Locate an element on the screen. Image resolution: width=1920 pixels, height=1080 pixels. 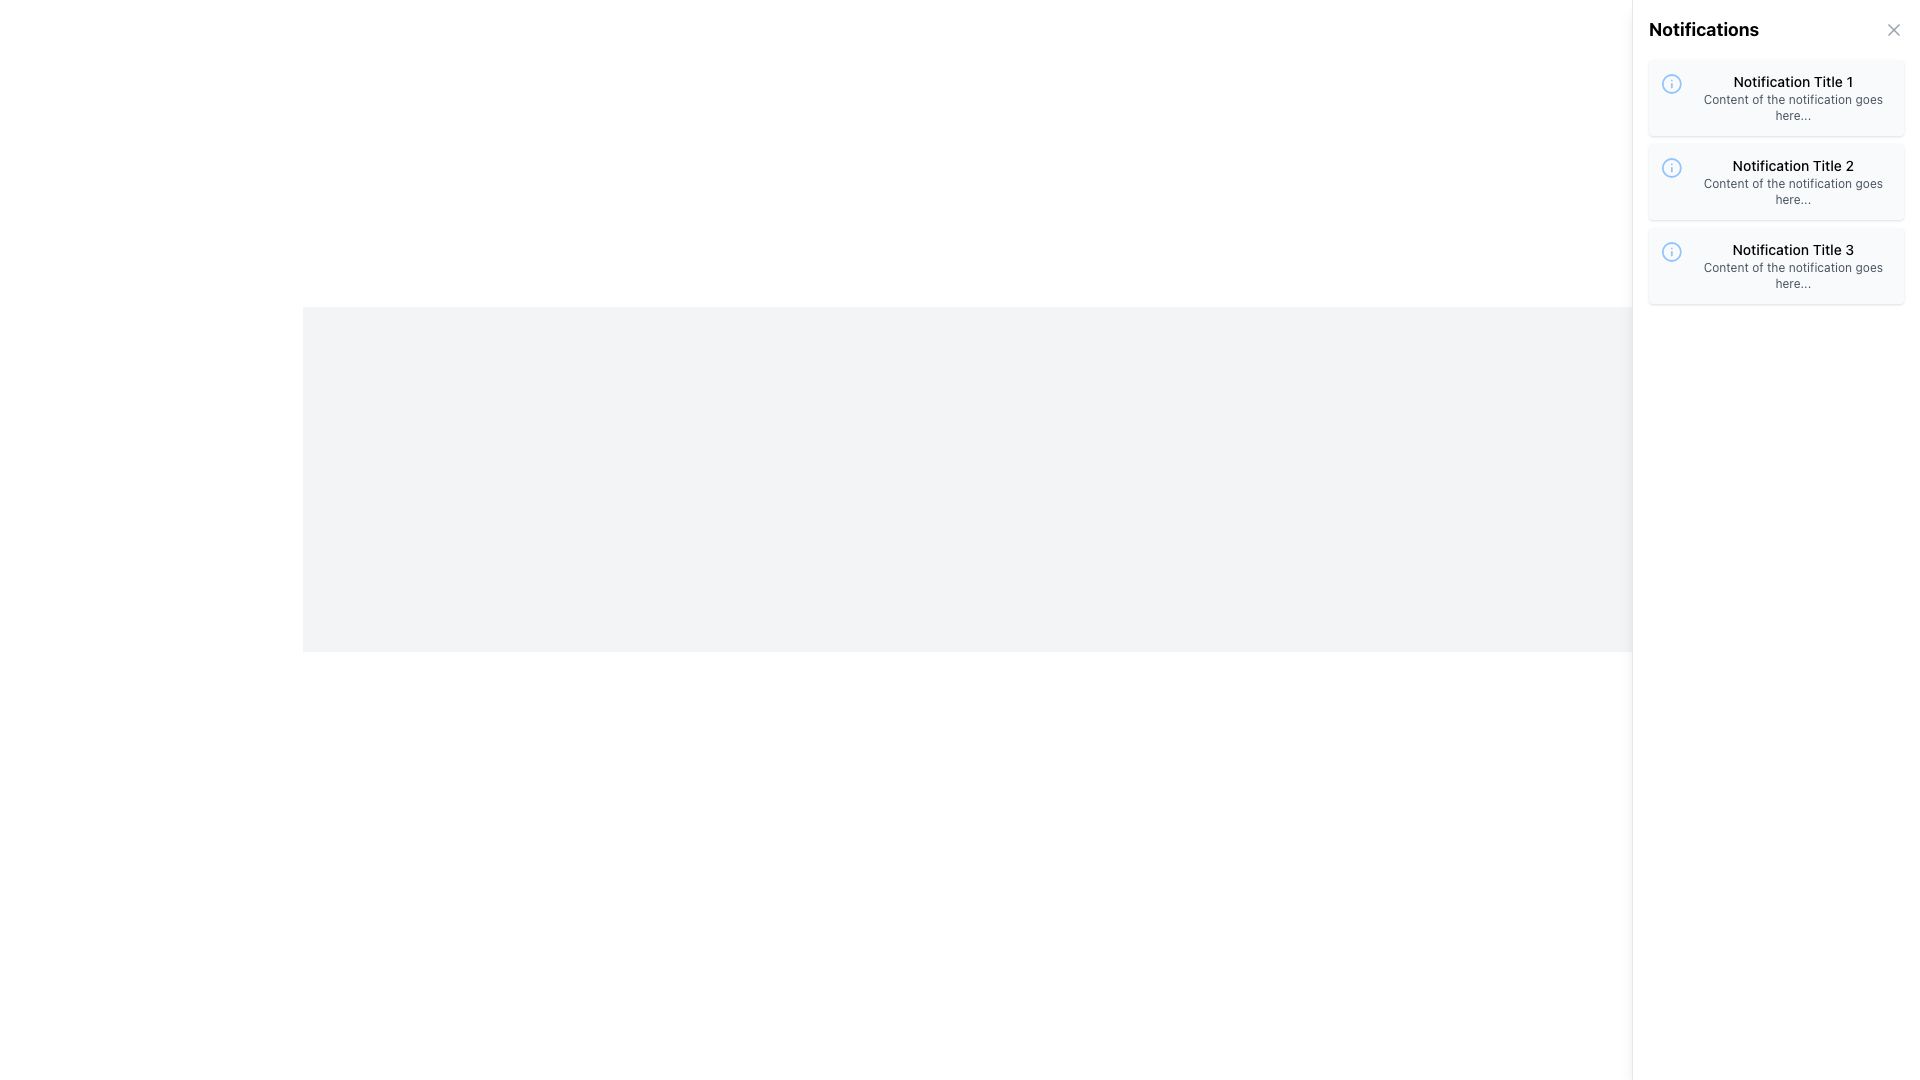
the first notification card located in the right-side panel labeled 'Notifications' is located at coordinates (1776, 97).